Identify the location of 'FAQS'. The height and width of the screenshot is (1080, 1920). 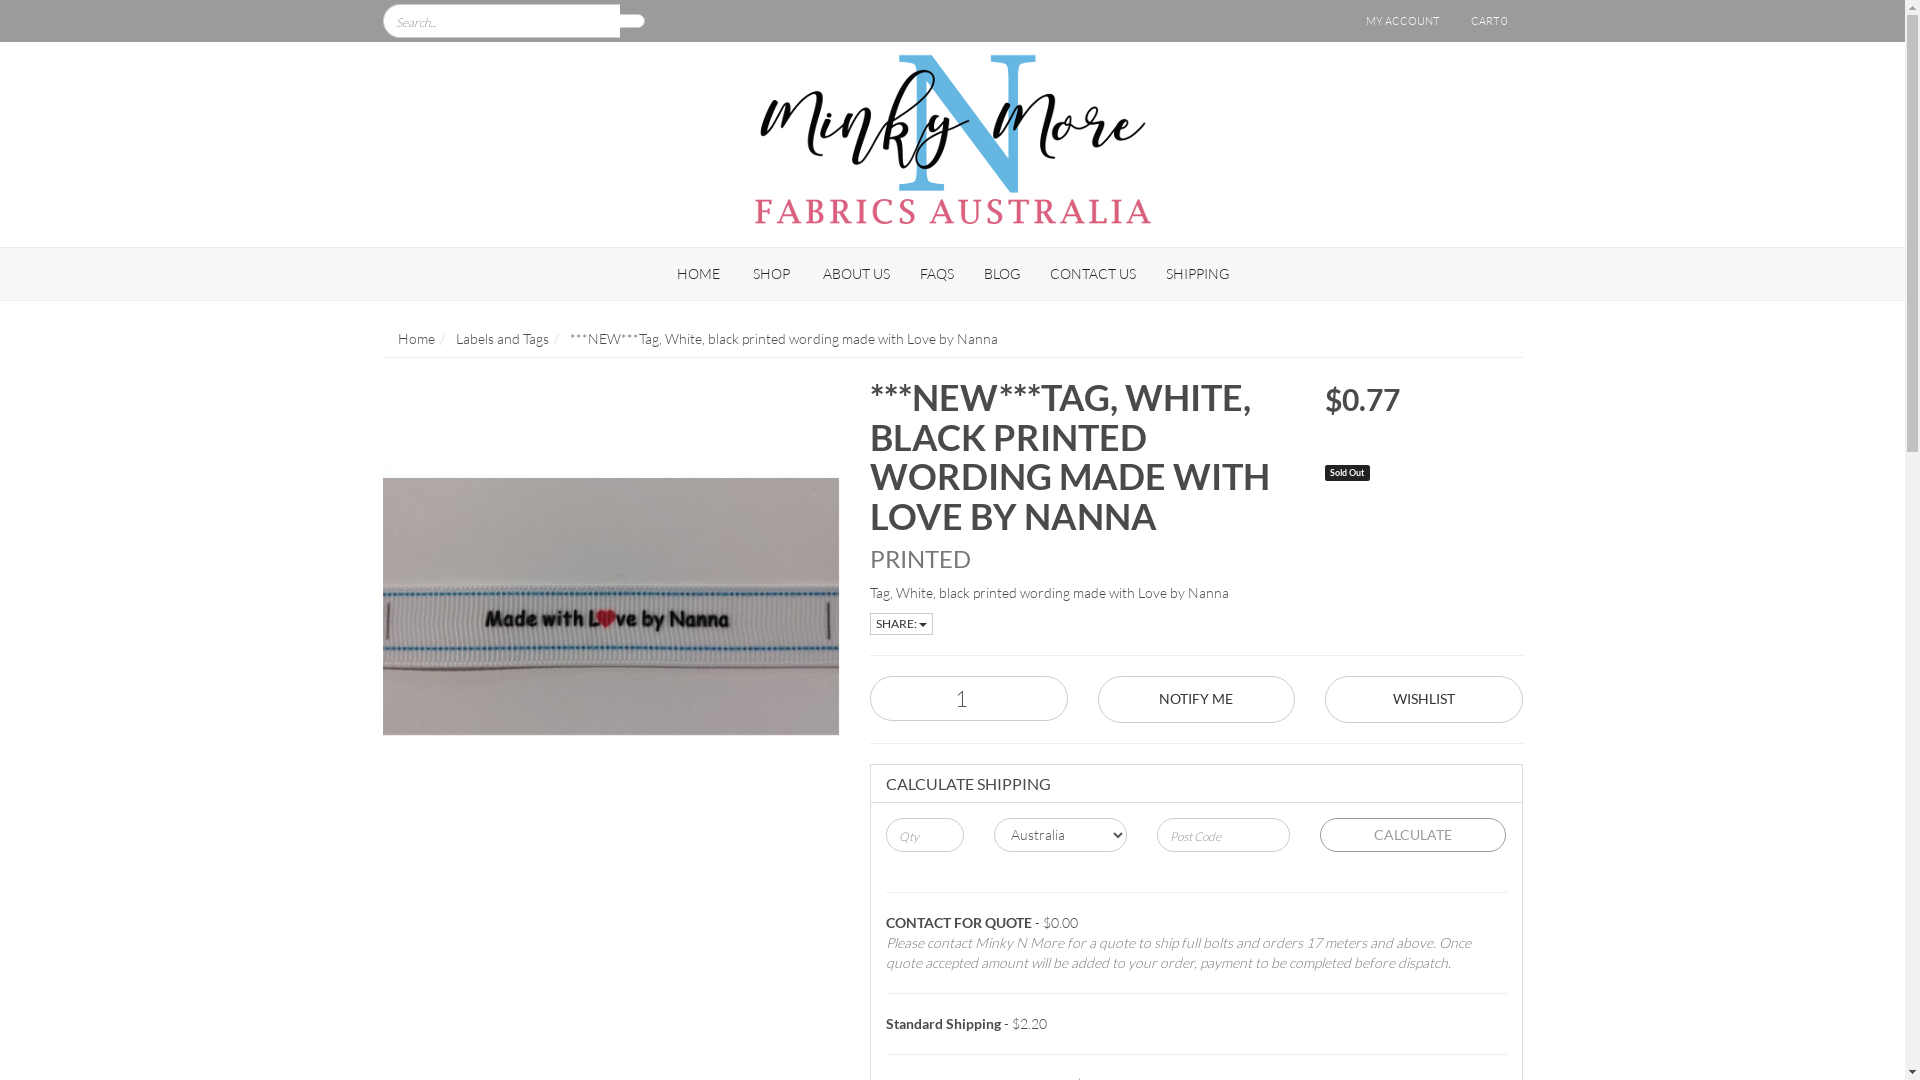
(935, 273).